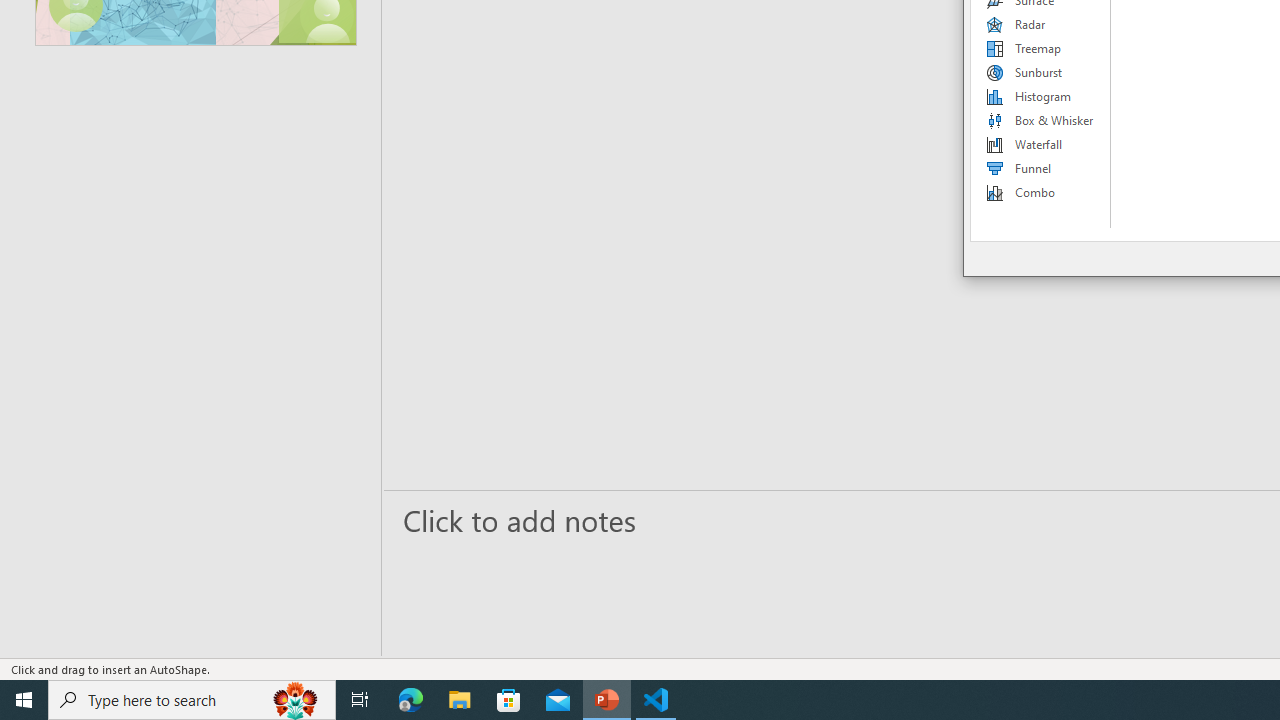 The width and height of the screenshot is (1280, 720). I want to click on 'Sunburst', so click(1040, 72).